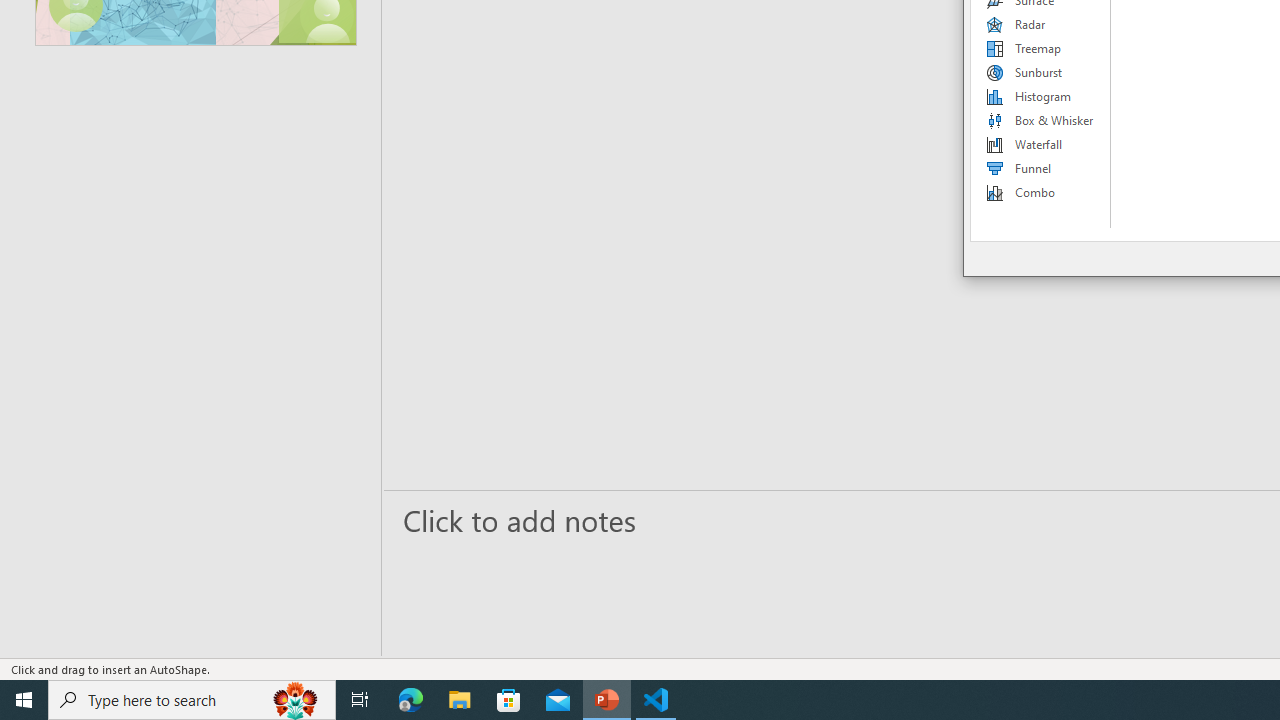 The width and height of the screenshot is (1280, 720). I want to click on 'Sunburst', so click(1040, 72).